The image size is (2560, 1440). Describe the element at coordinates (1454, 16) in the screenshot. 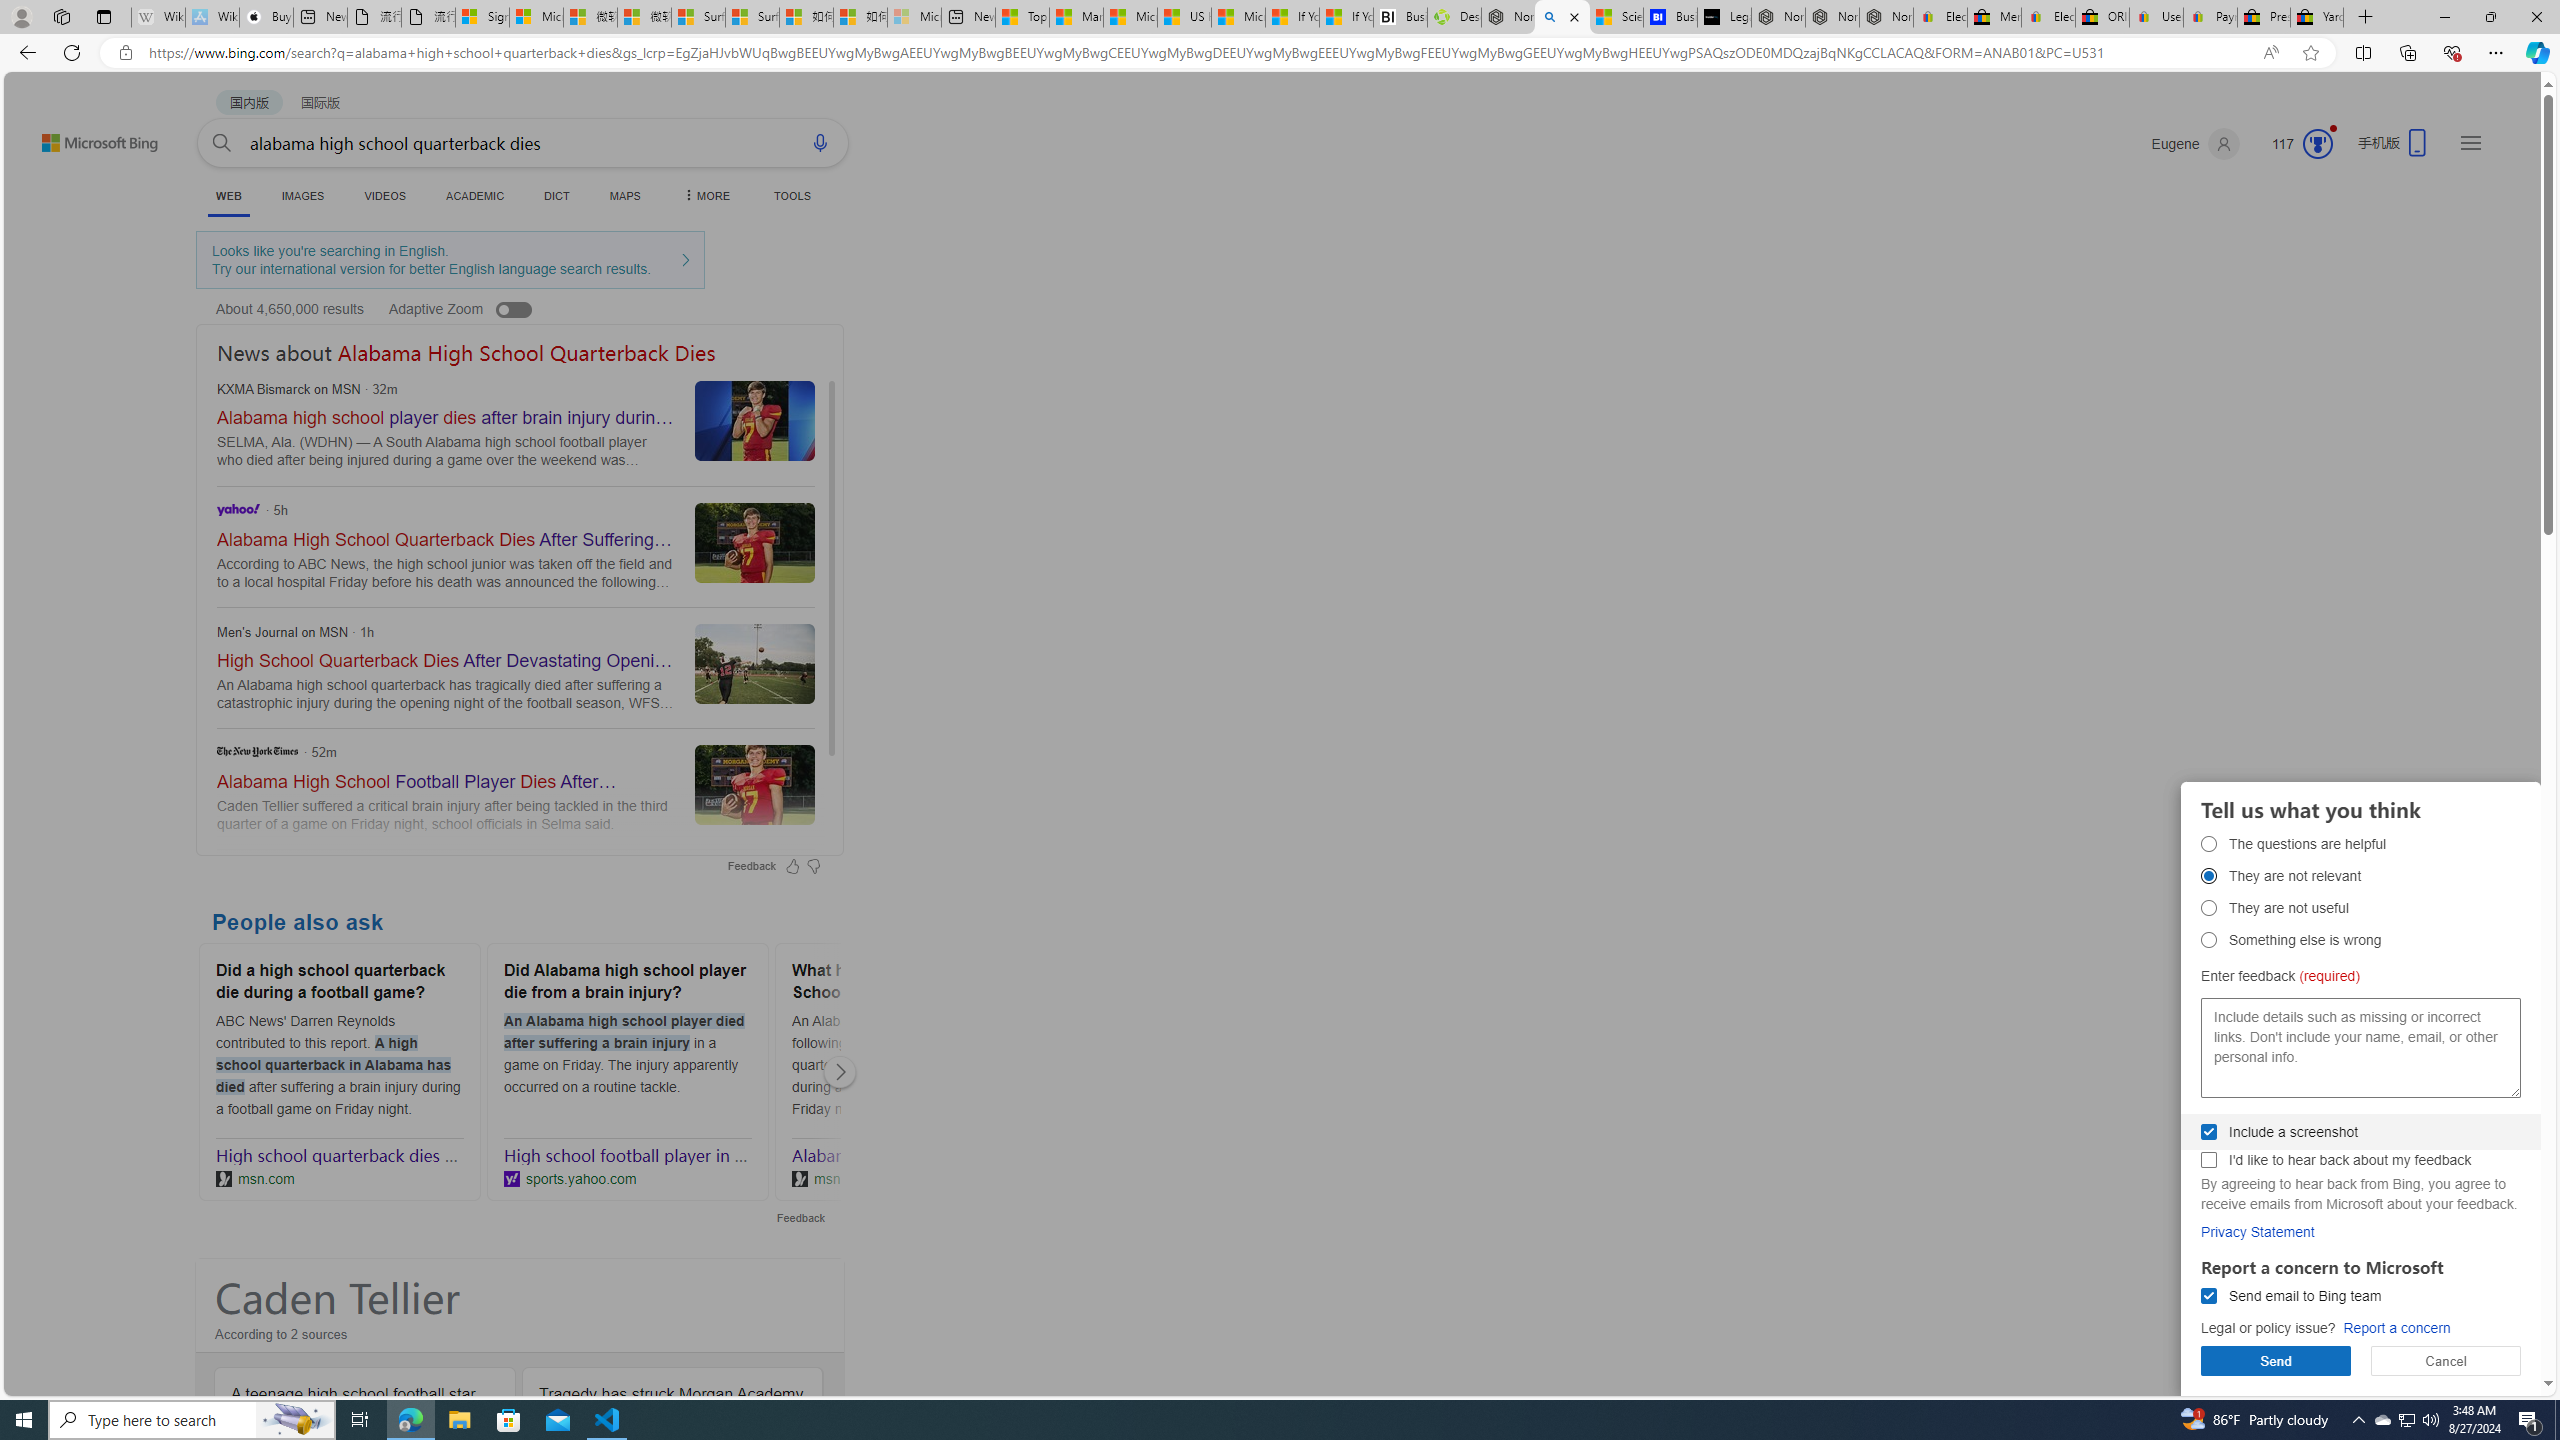

I see `'Descarga Driver Updater'` at that location.